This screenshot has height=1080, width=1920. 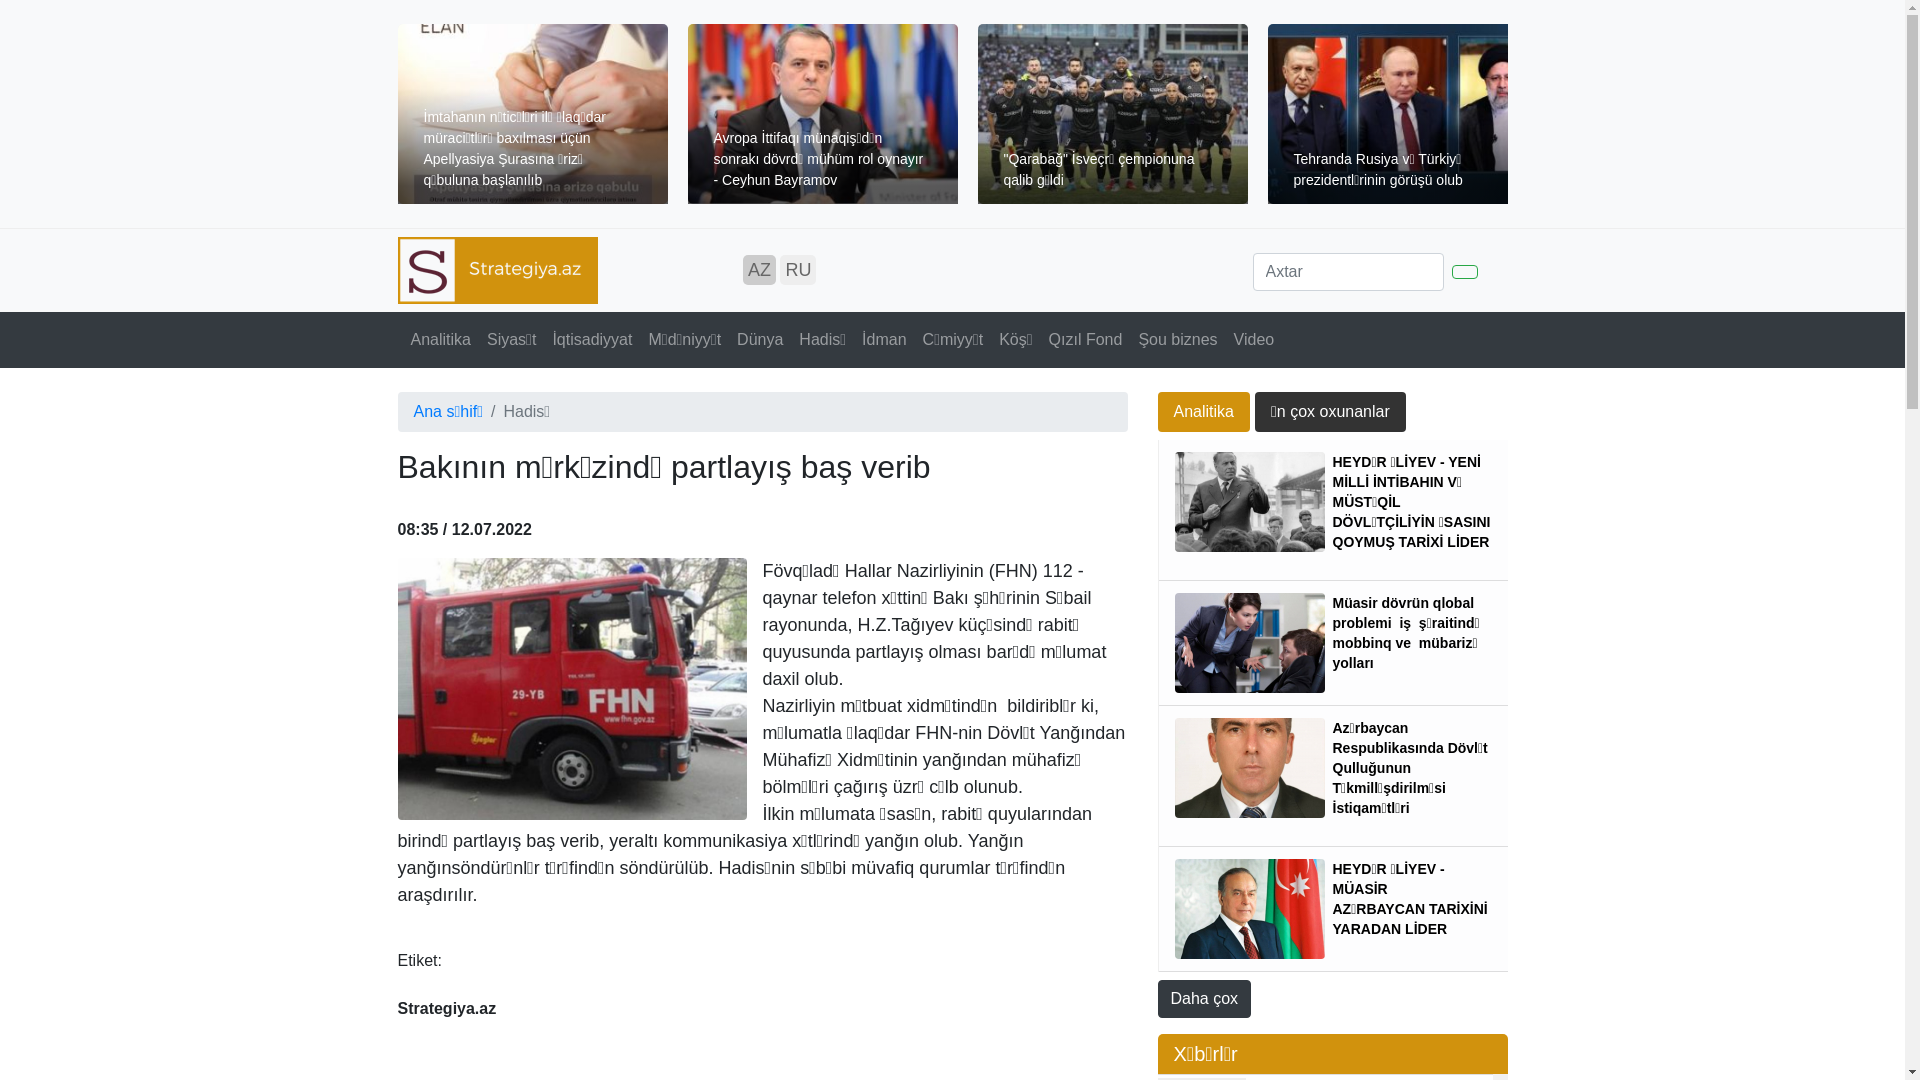 I want to click on 'AZ', so click(x=758, y=270).